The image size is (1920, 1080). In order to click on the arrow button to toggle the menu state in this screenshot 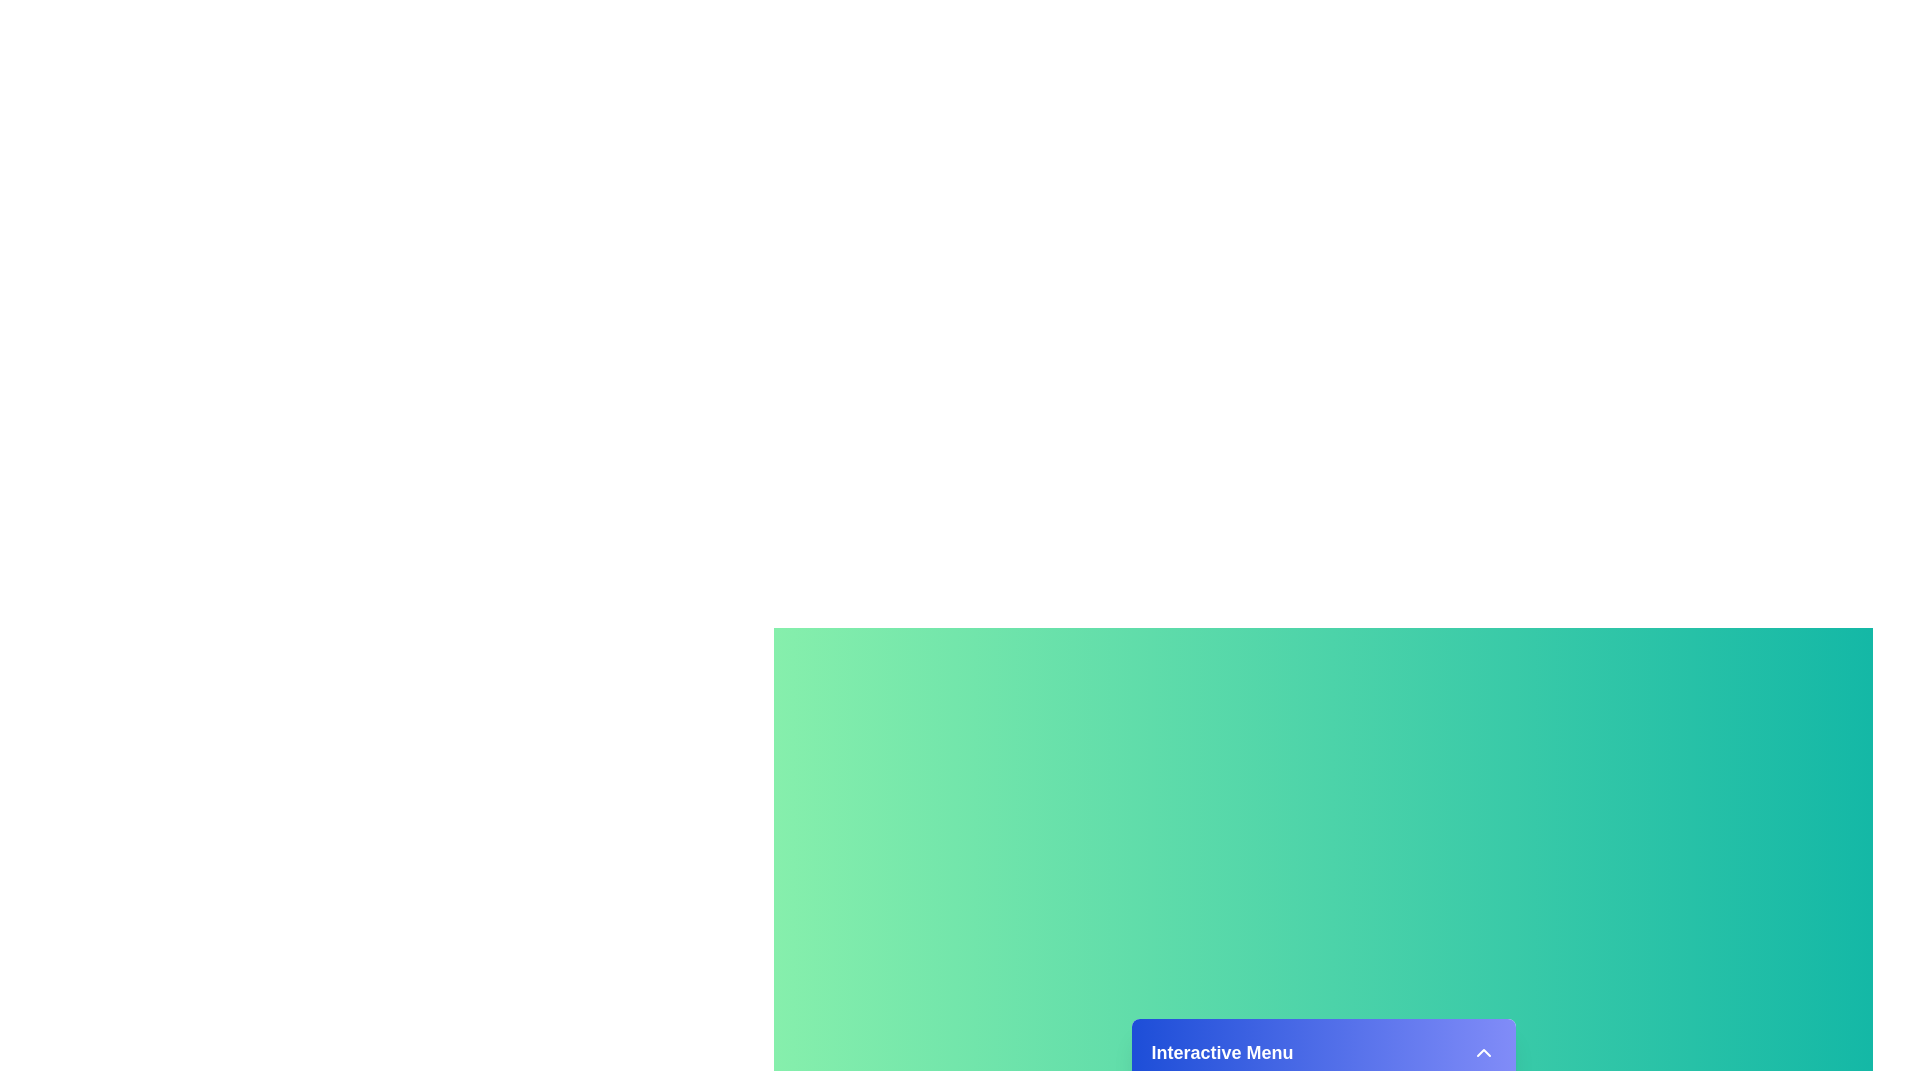, I will do `click(1483, 1052)`.